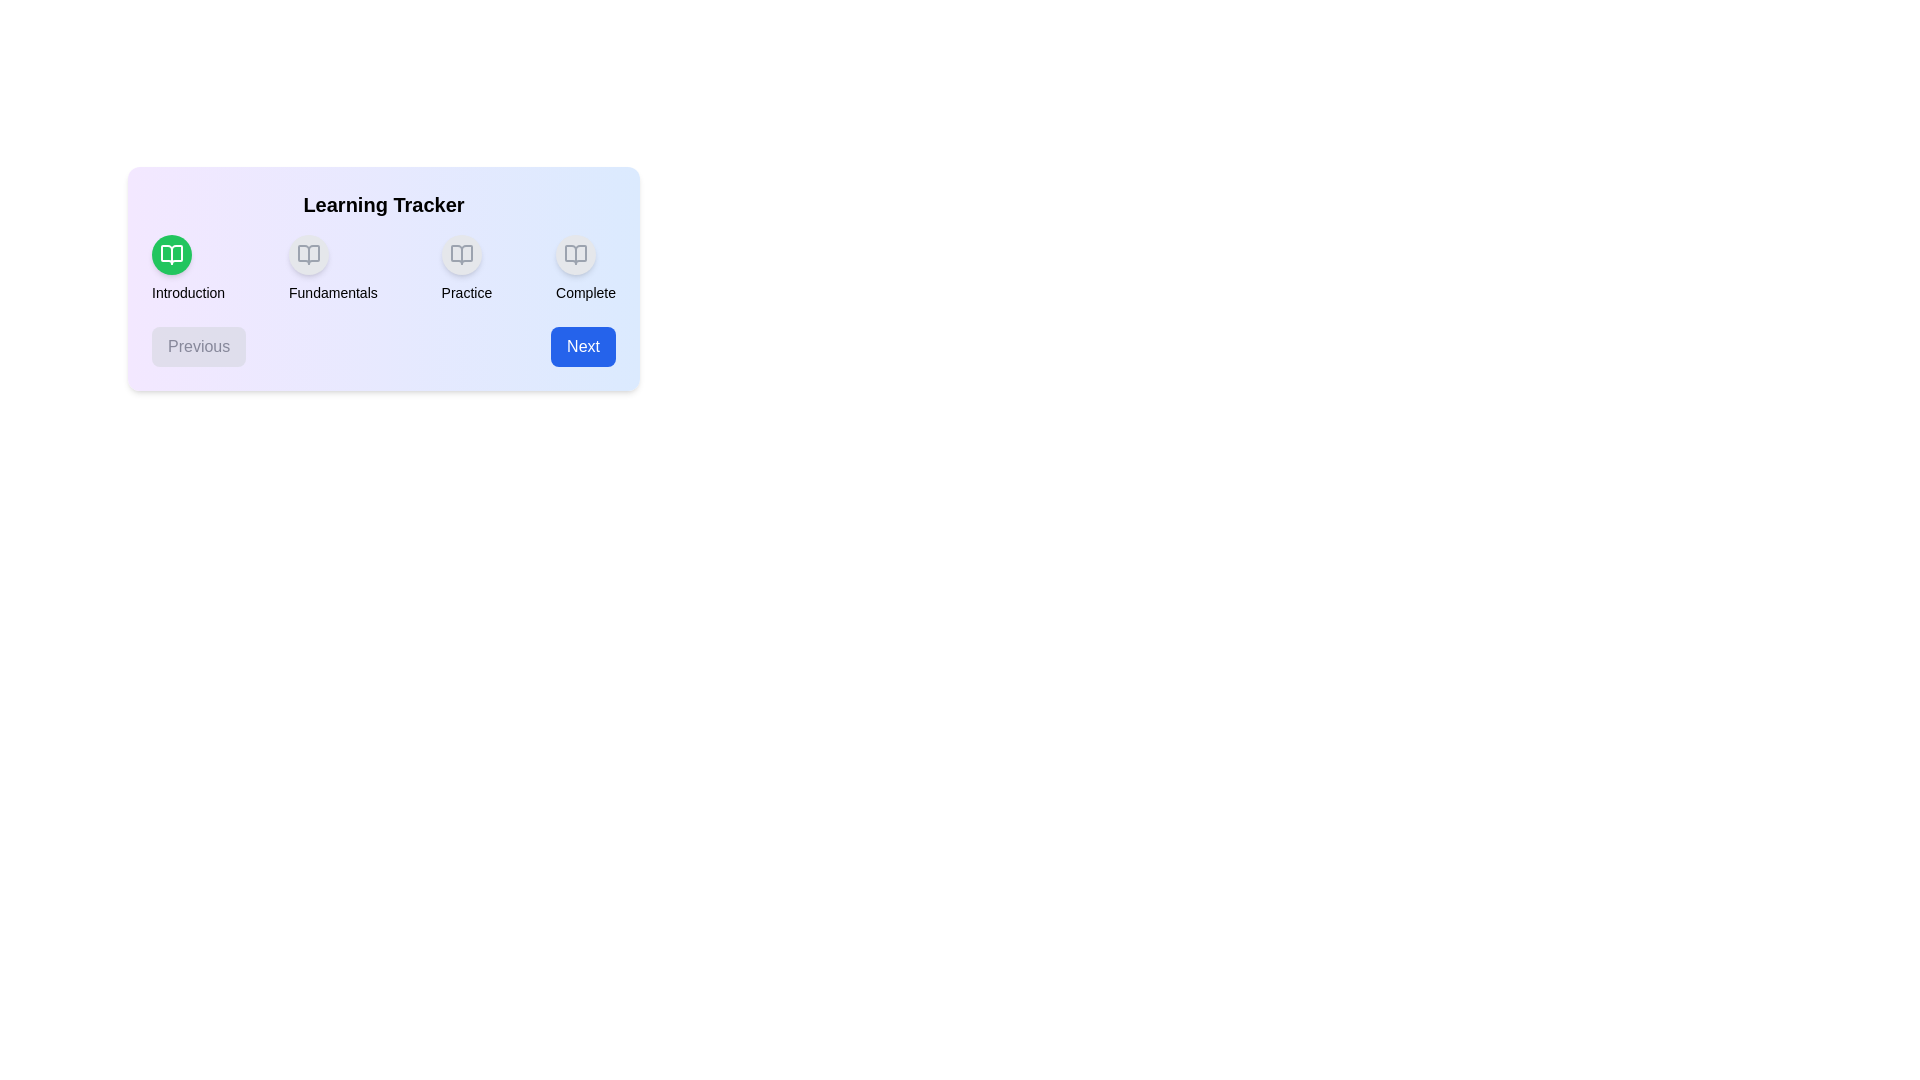  Describe the element at coordinates (188, 293) in the screenshot. I see `the 'Introduction' text label, which identifies the corresponding section in the learning tracker widget and is positioned below a green circular icon with a white book illustration` at that location.